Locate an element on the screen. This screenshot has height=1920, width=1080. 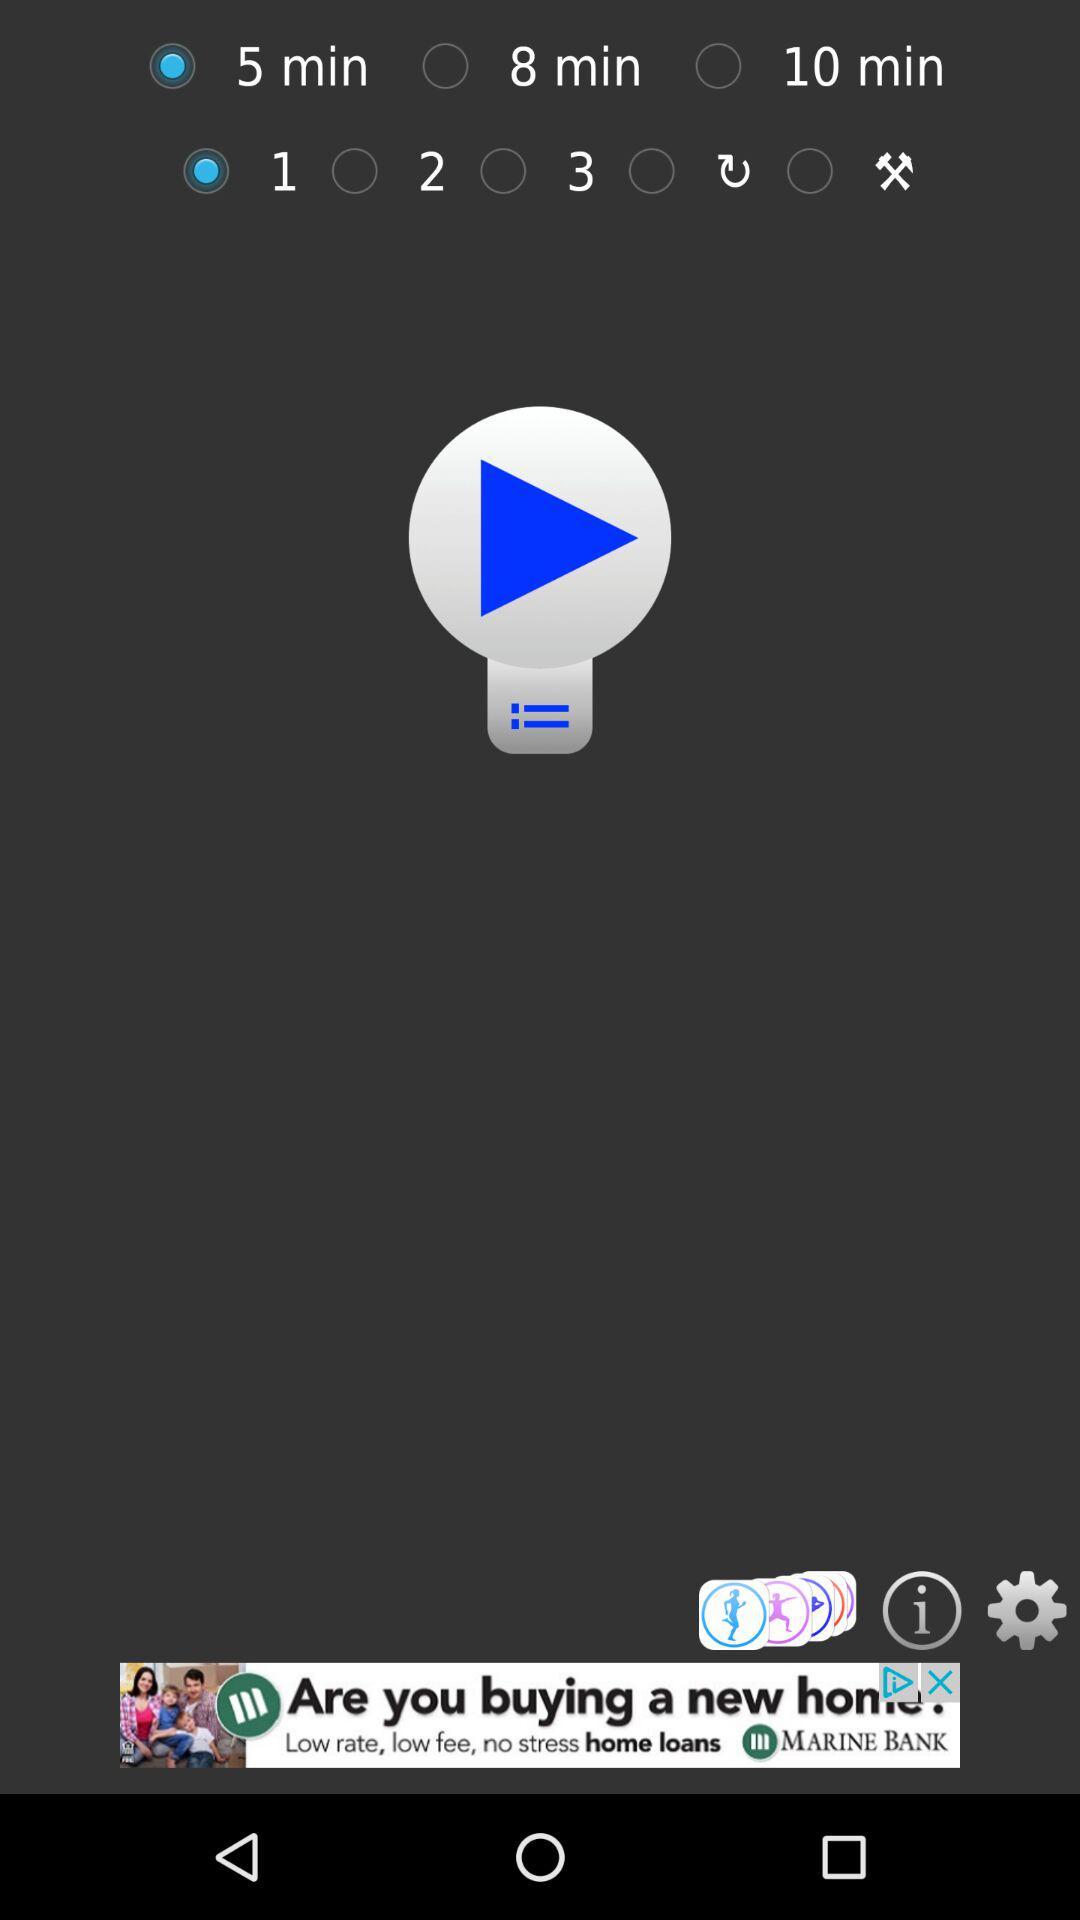
minutes options is located at coordinates (729, 66).